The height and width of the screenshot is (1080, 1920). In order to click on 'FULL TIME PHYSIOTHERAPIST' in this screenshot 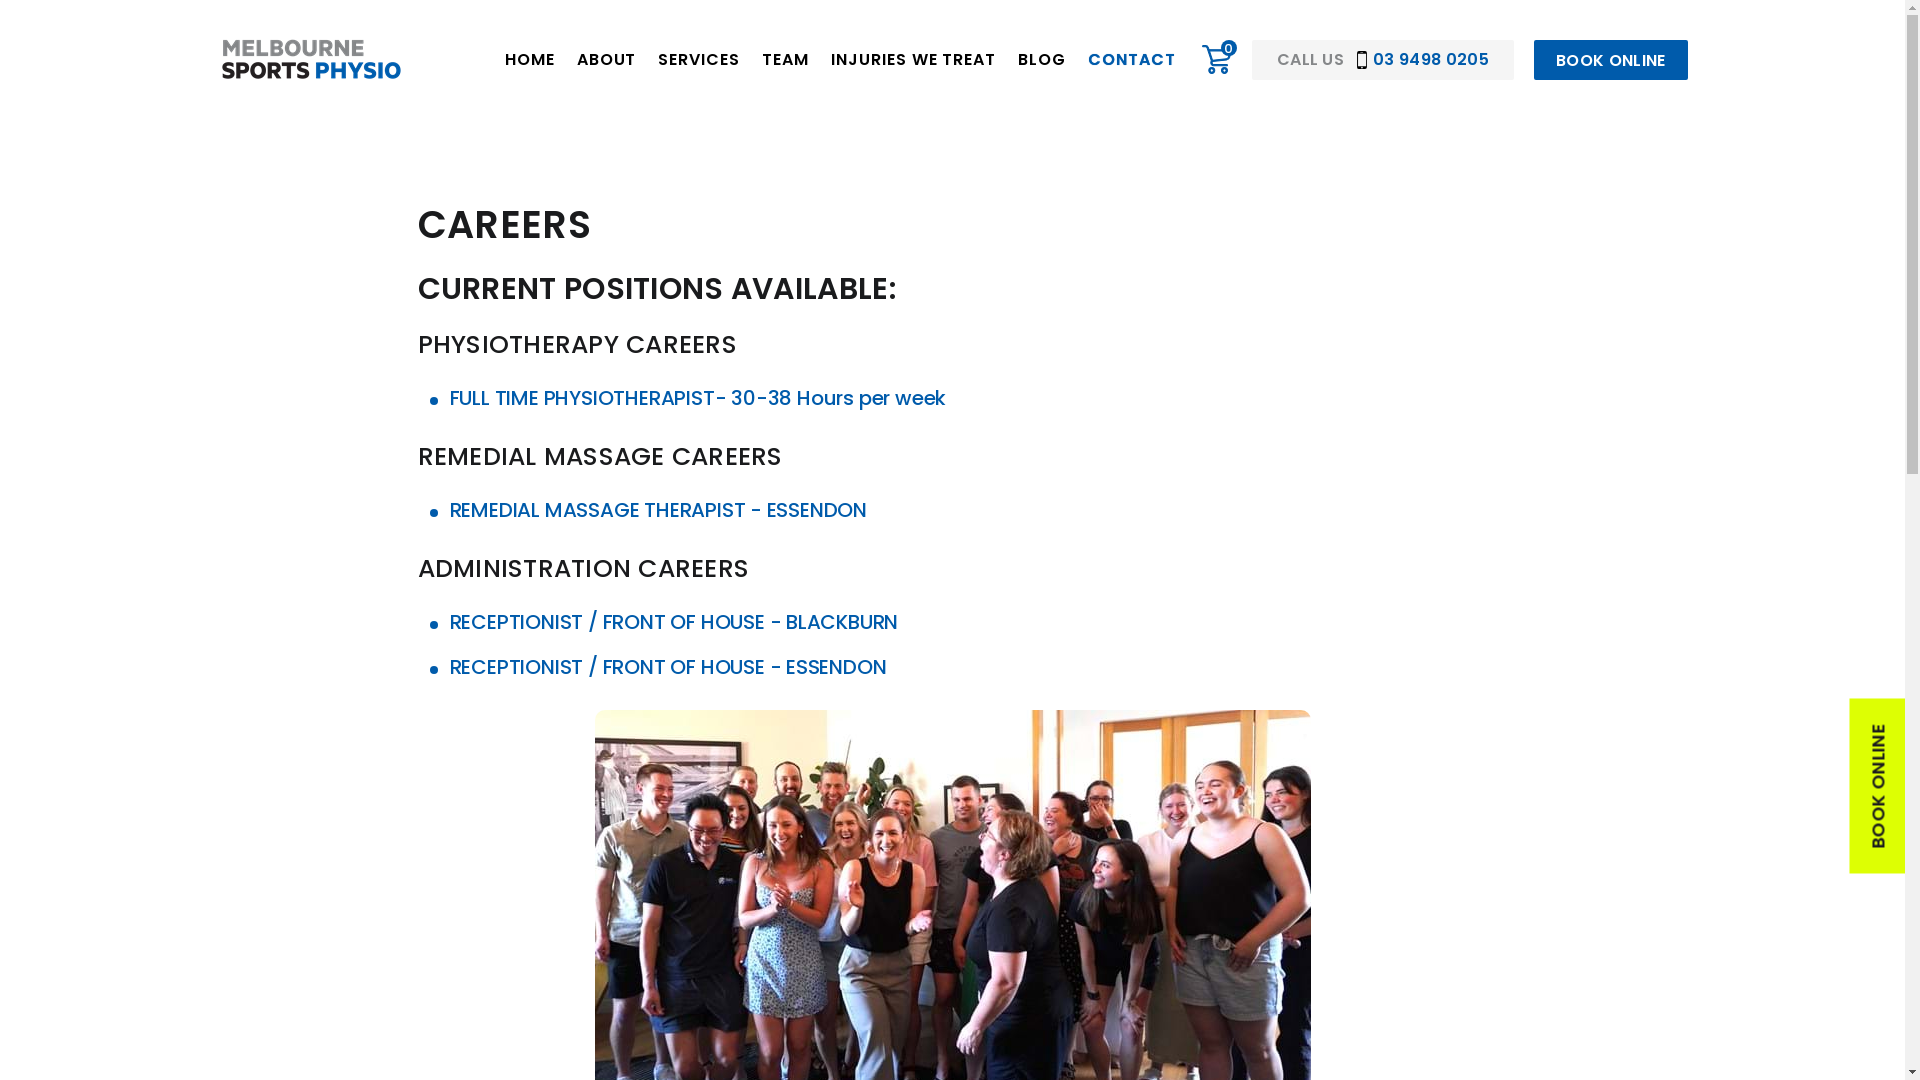, I will do `click(581, 397)`.